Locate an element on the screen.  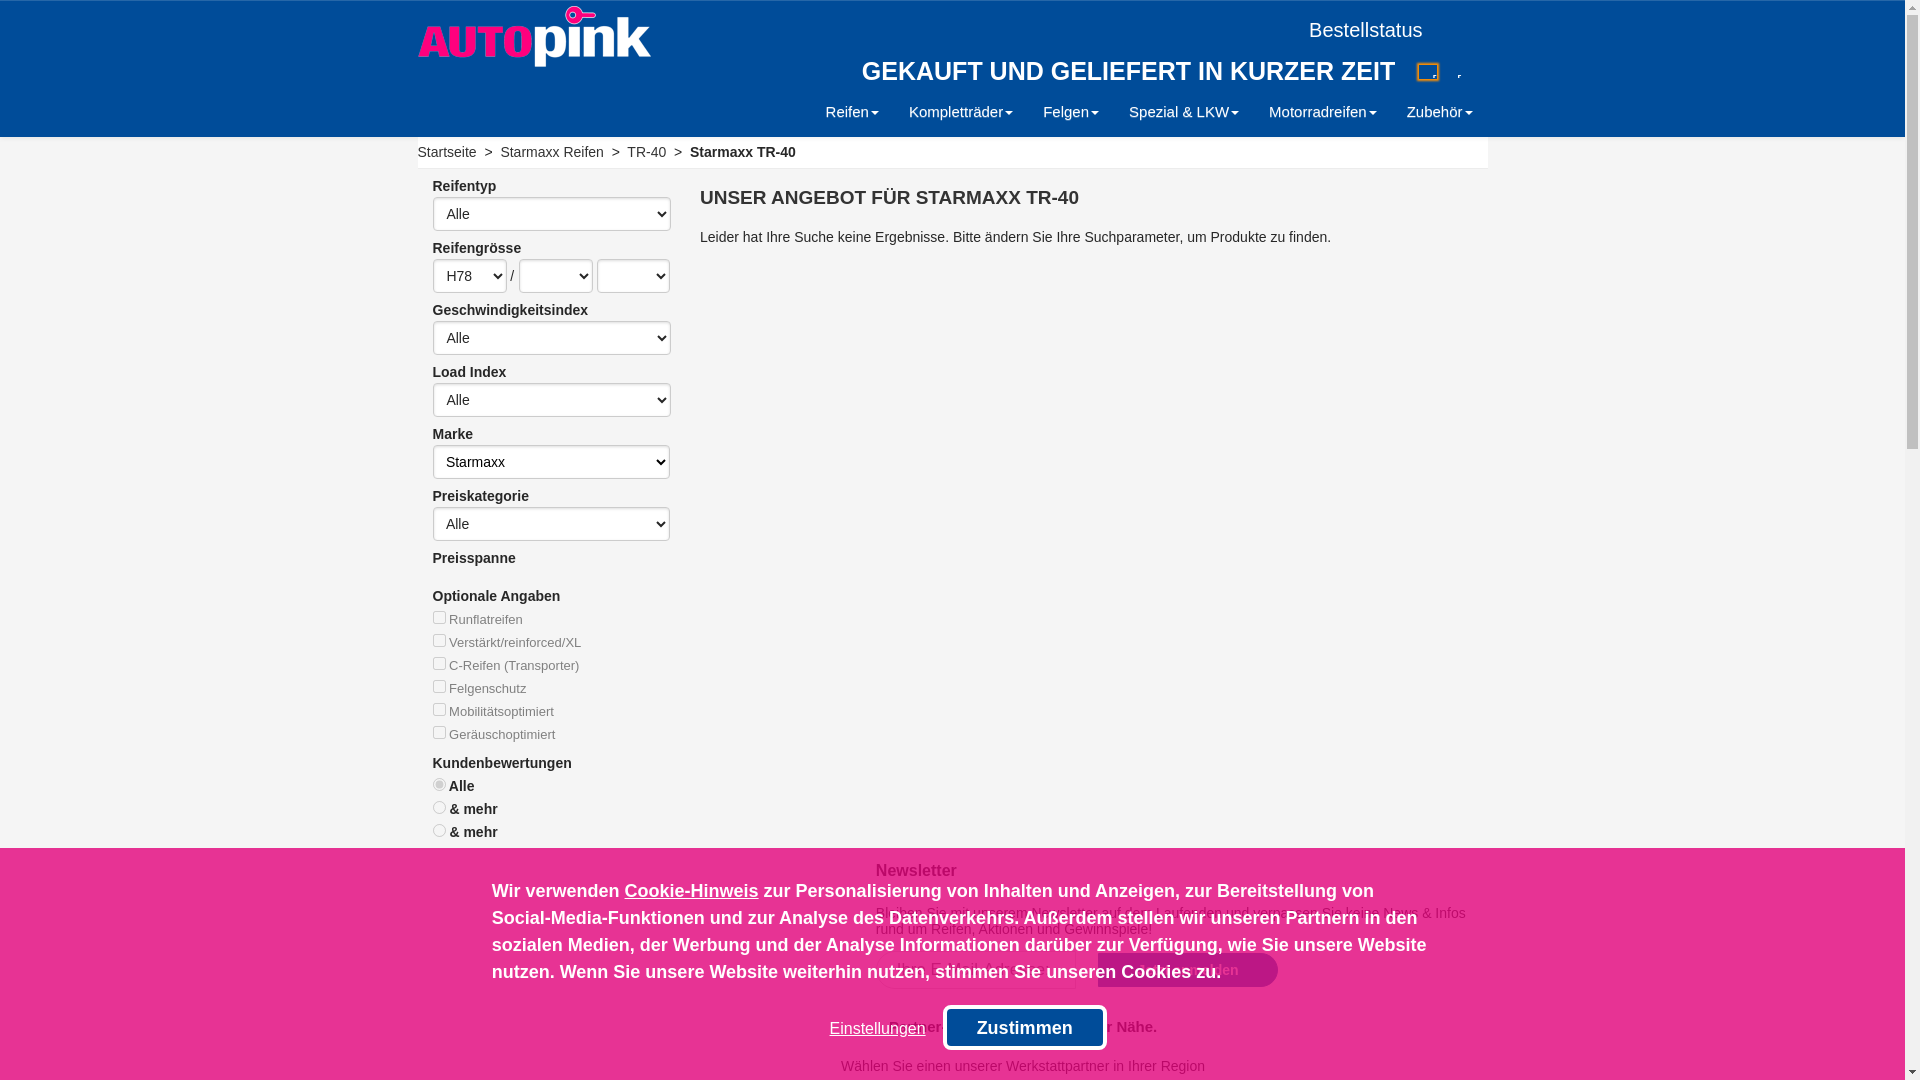
'Motorradreifen' is located at coordinates (1323, 111).